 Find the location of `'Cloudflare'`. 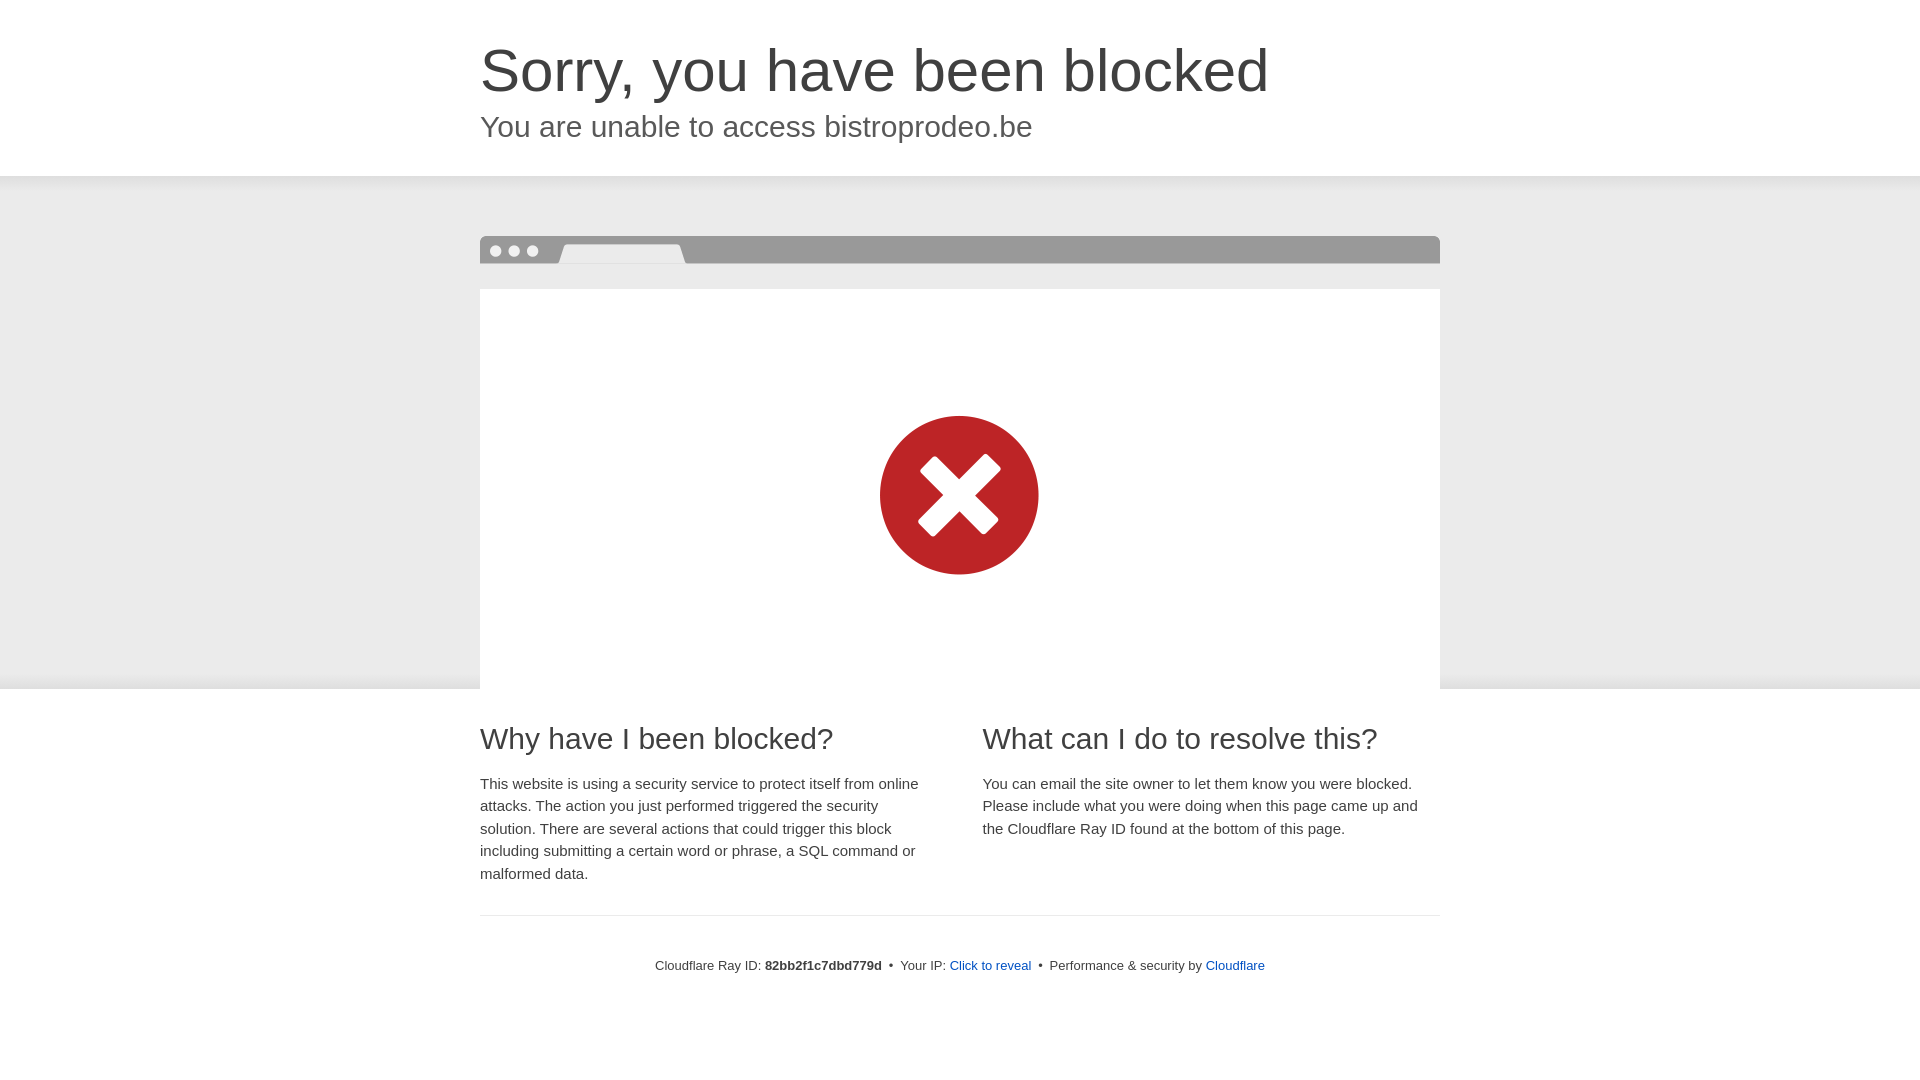

'Cloudflare' is located at coordinates (1234, 964).